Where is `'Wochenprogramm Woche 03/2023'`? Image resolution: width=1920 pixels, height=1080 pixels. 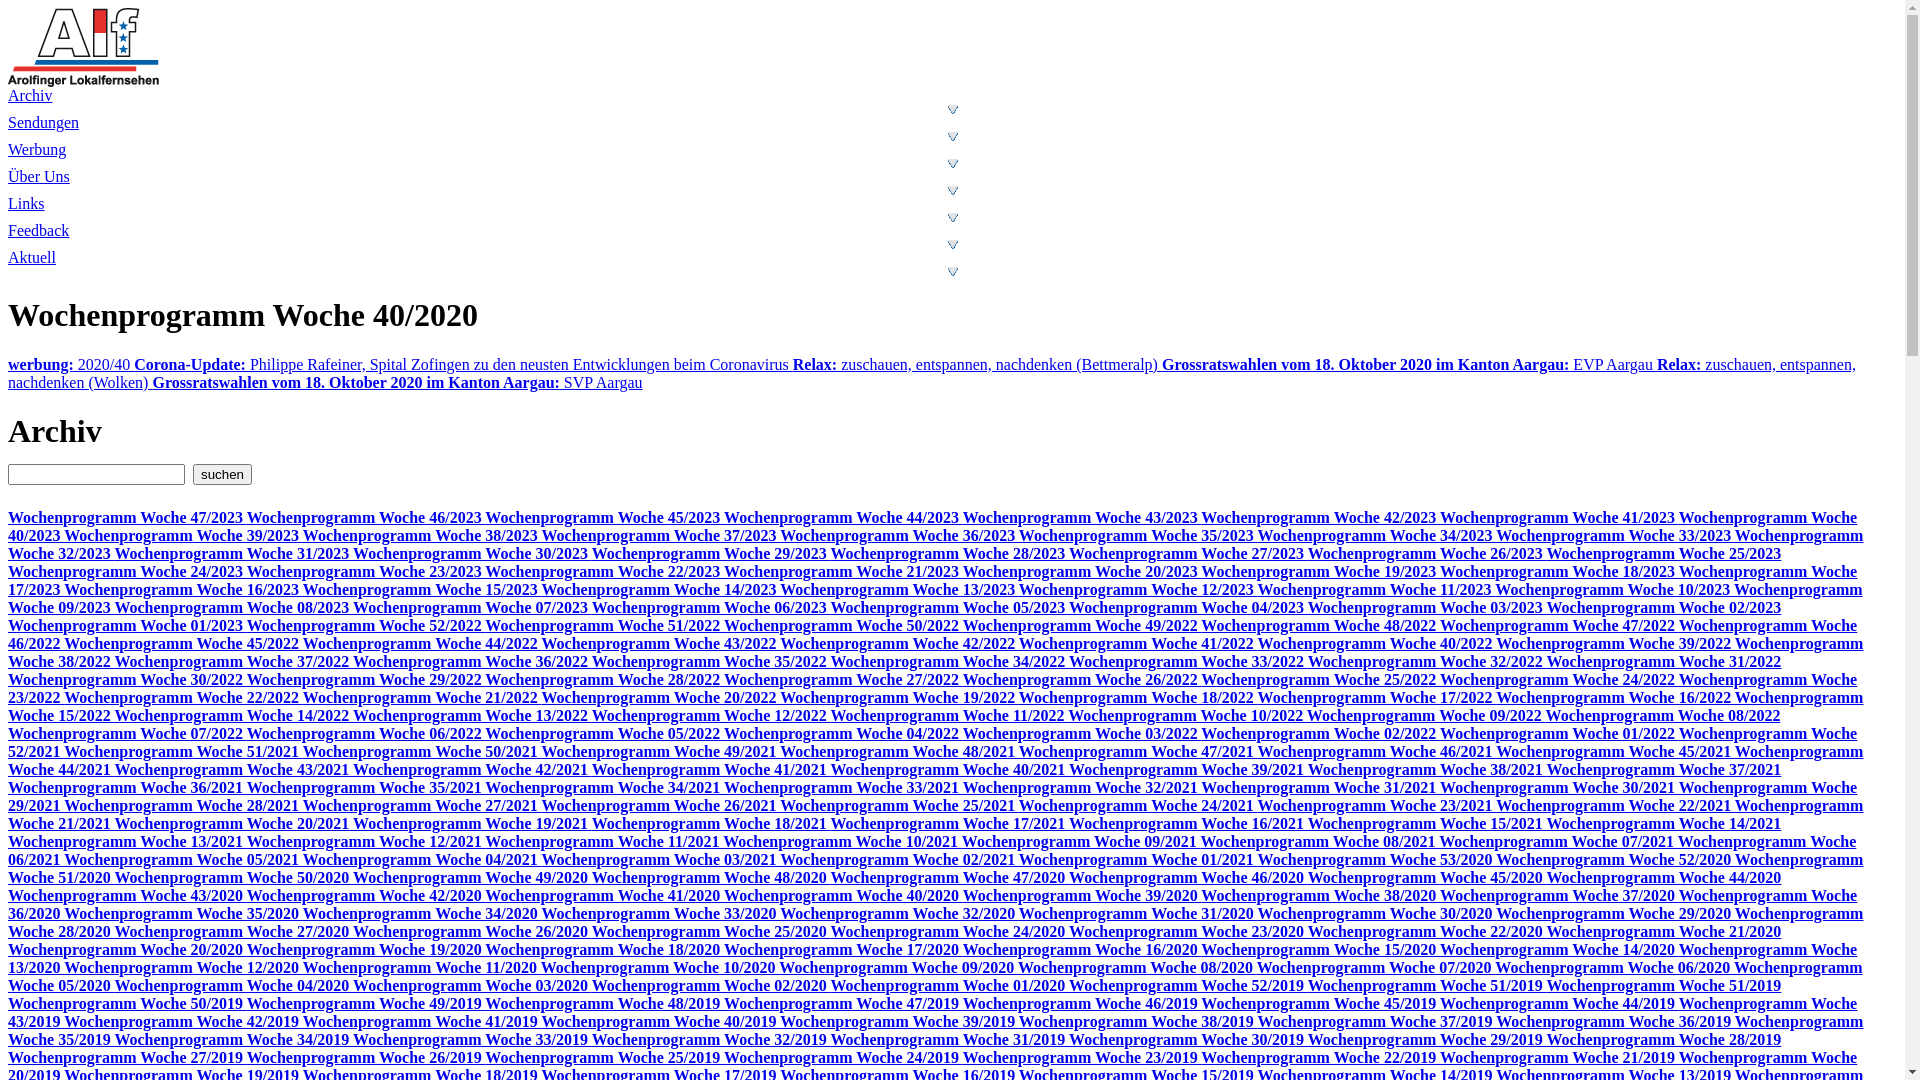 'Wochenprogramm Woche 03/2023' is located at coordinates (1426, 606).